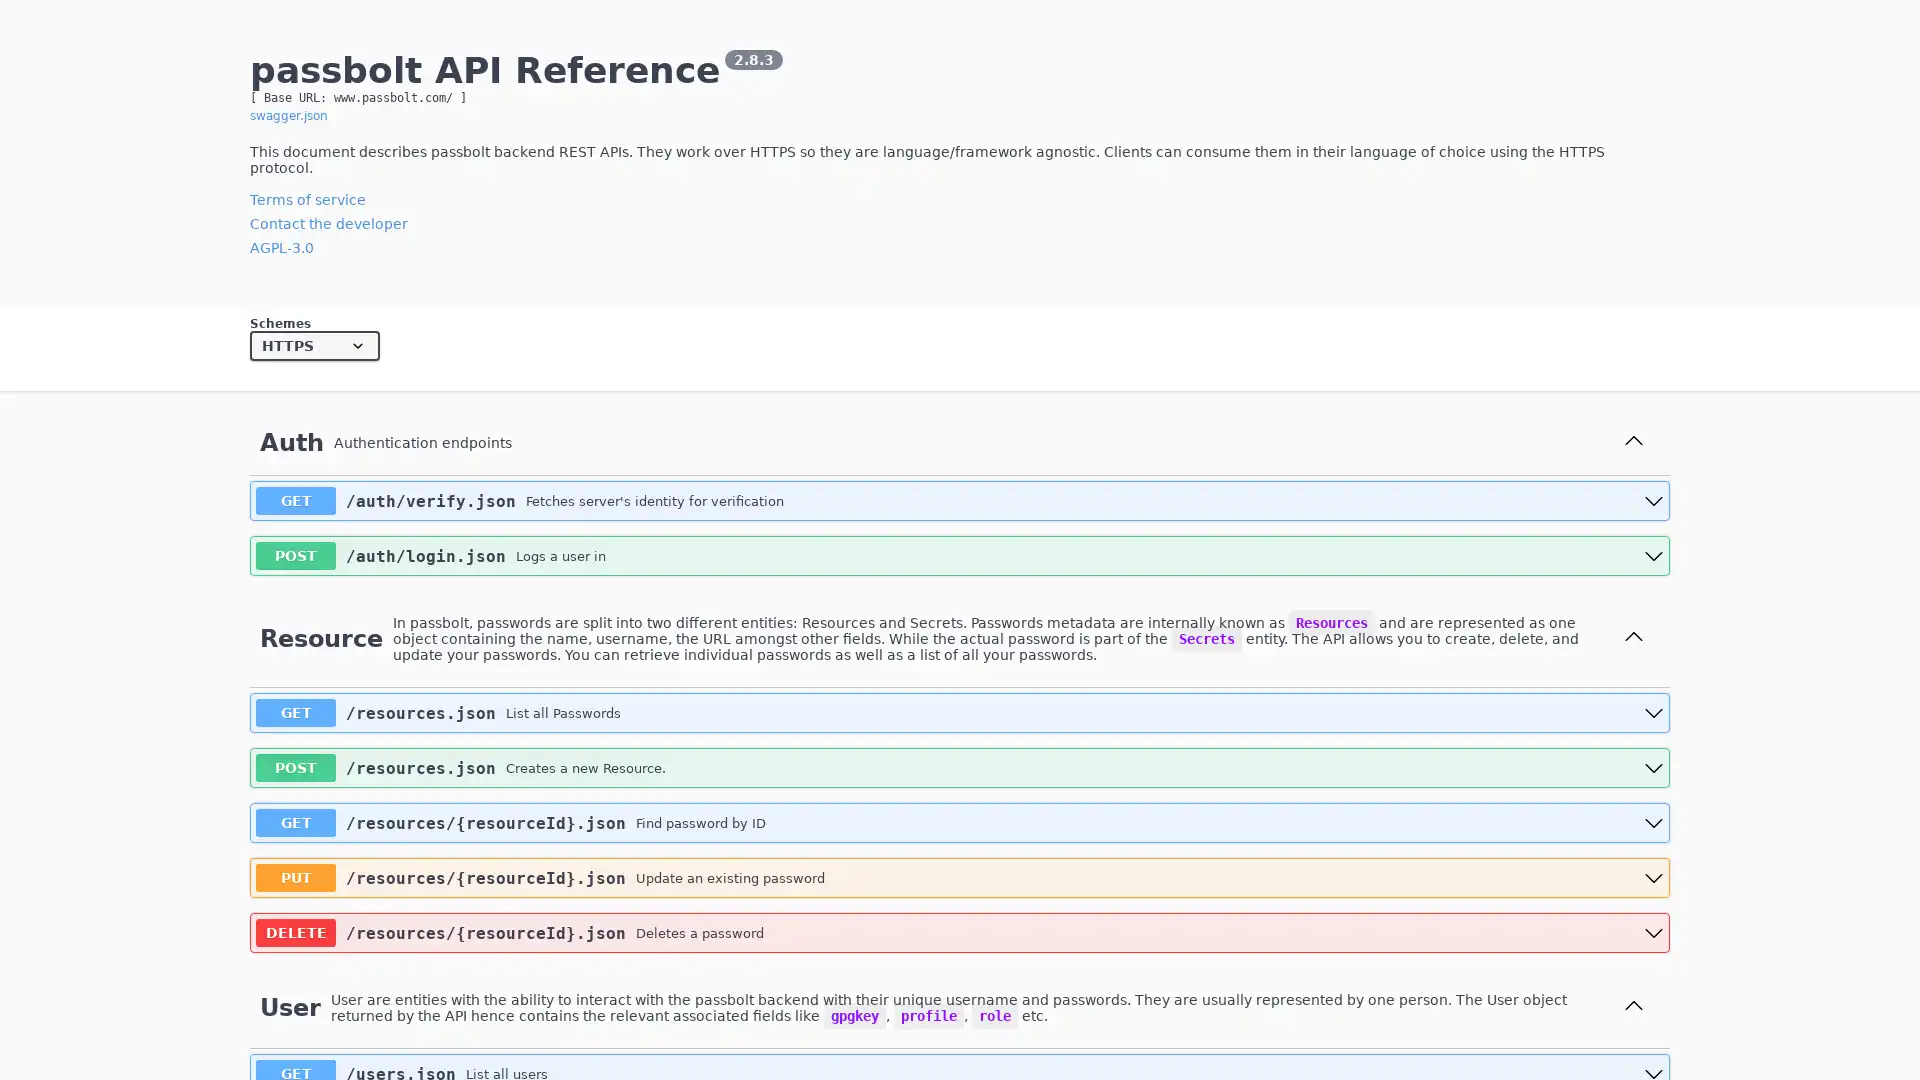  Describe the element at coordinates (960, 712) in the screenshot. I see `get /resources.json` at that location.